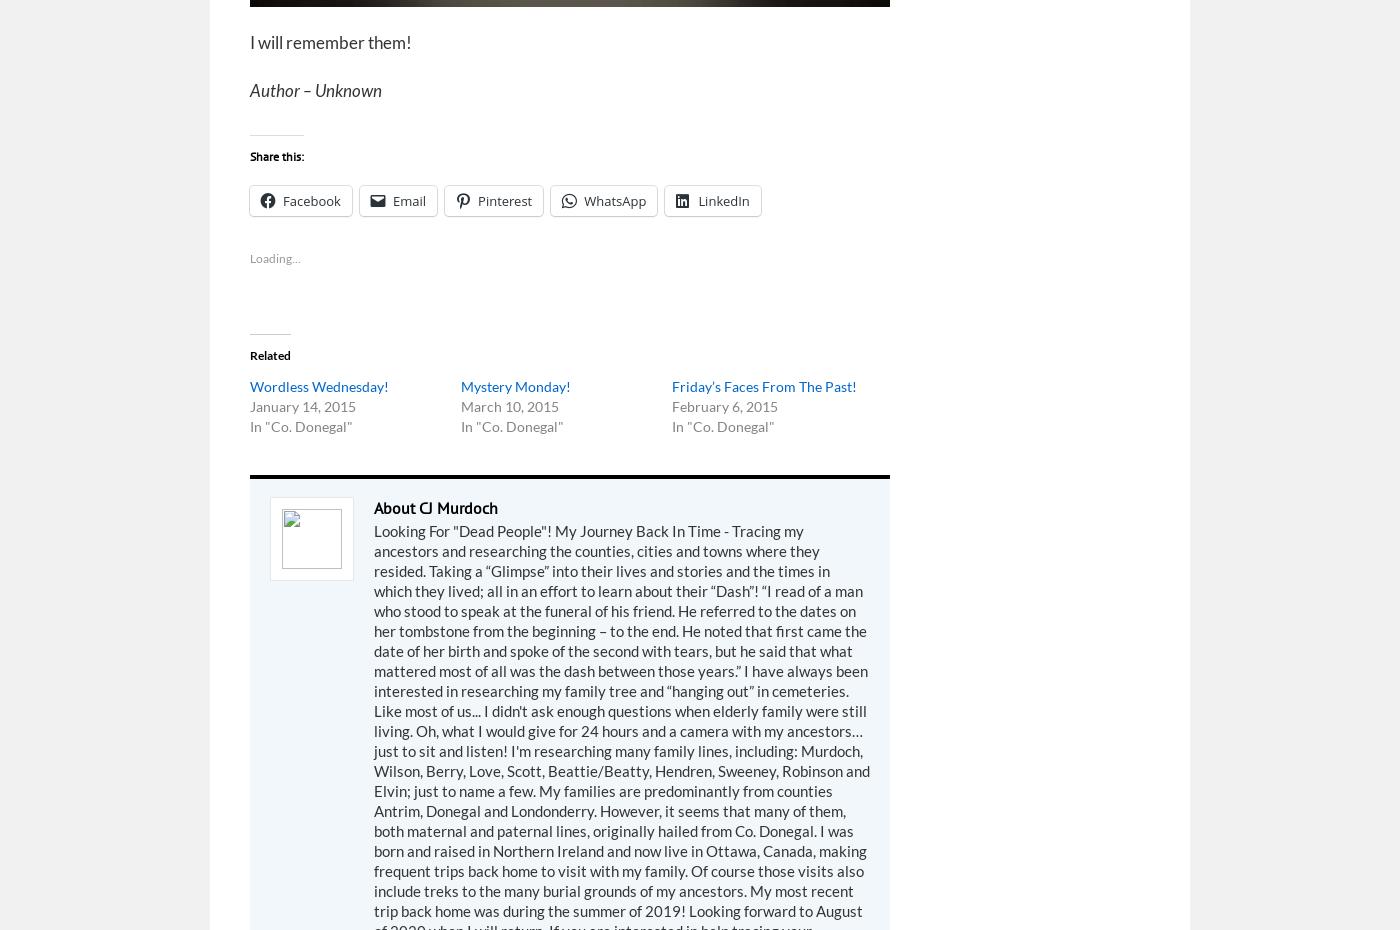  I want to click on 'Loading...', so click(250, 258).